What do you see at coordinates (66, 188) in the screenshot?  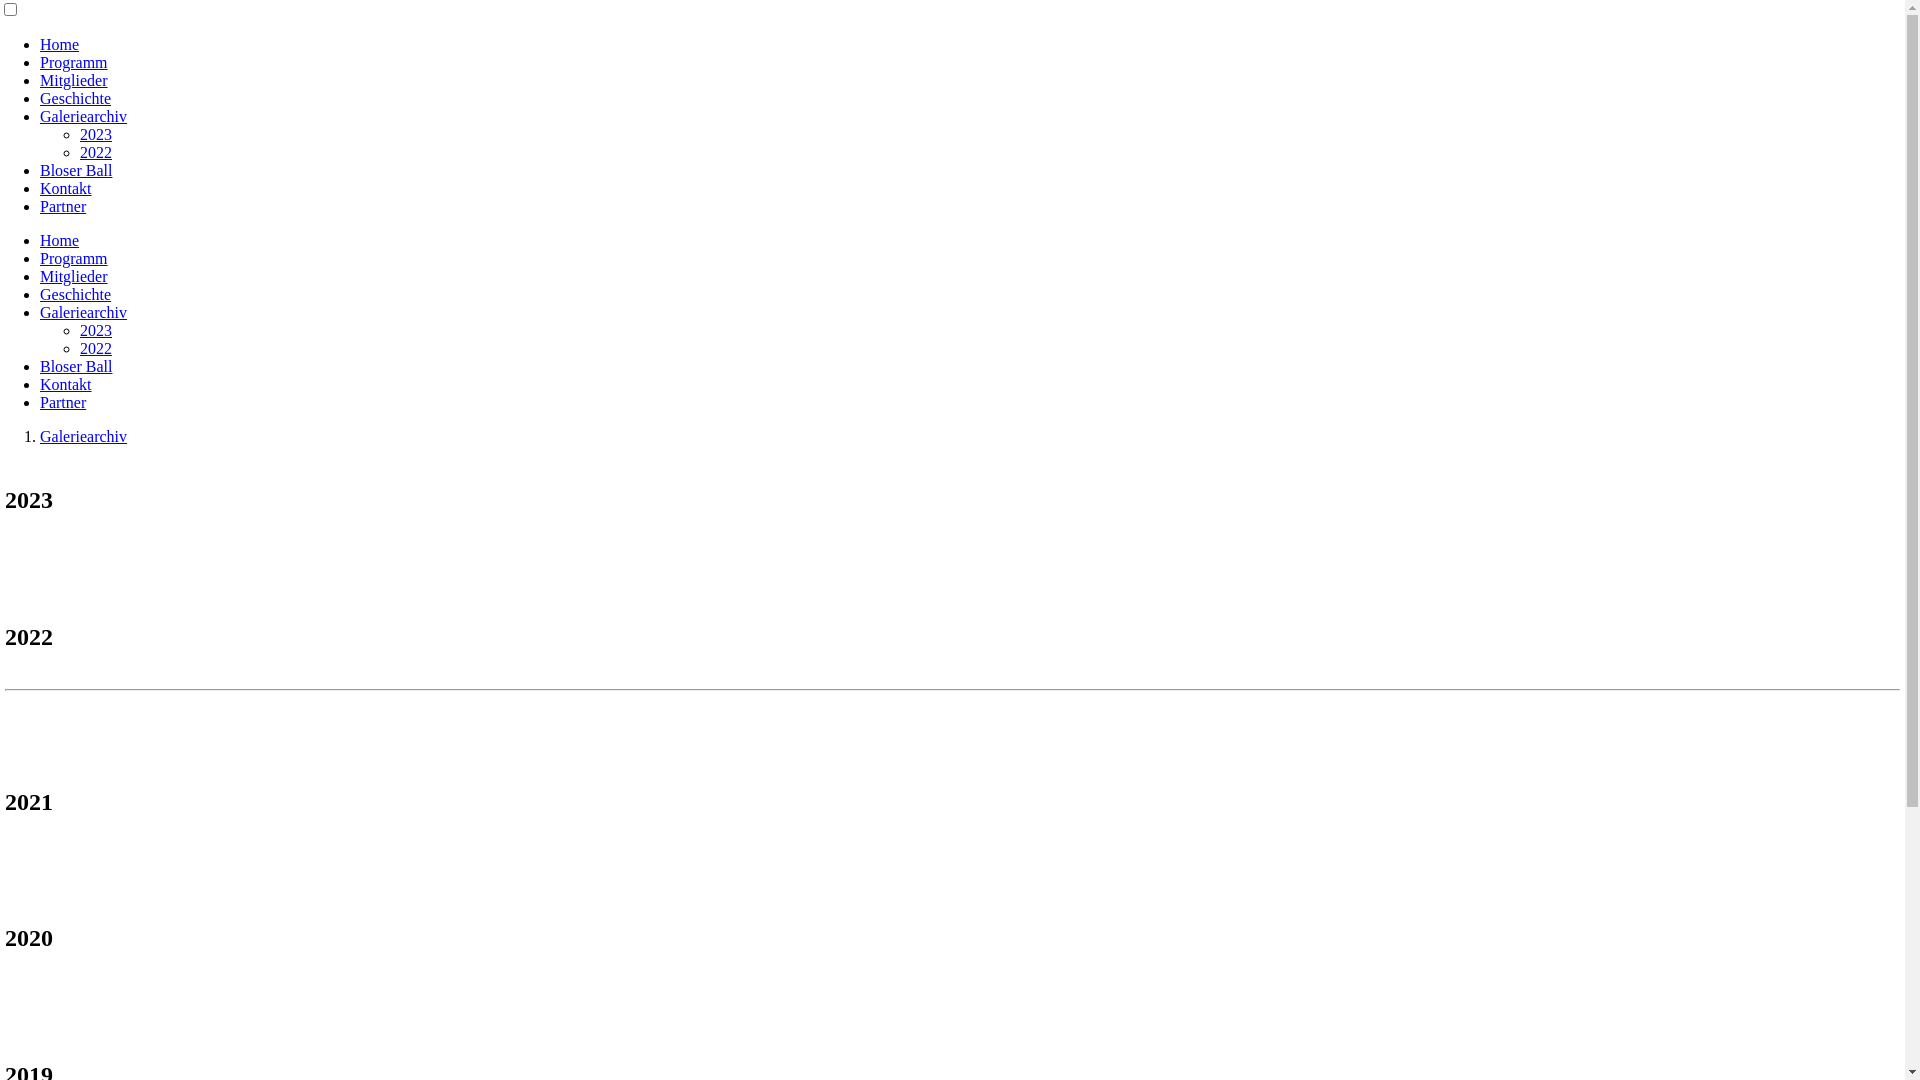 I see `'Kontakt'` at bounding box center [66, 188].